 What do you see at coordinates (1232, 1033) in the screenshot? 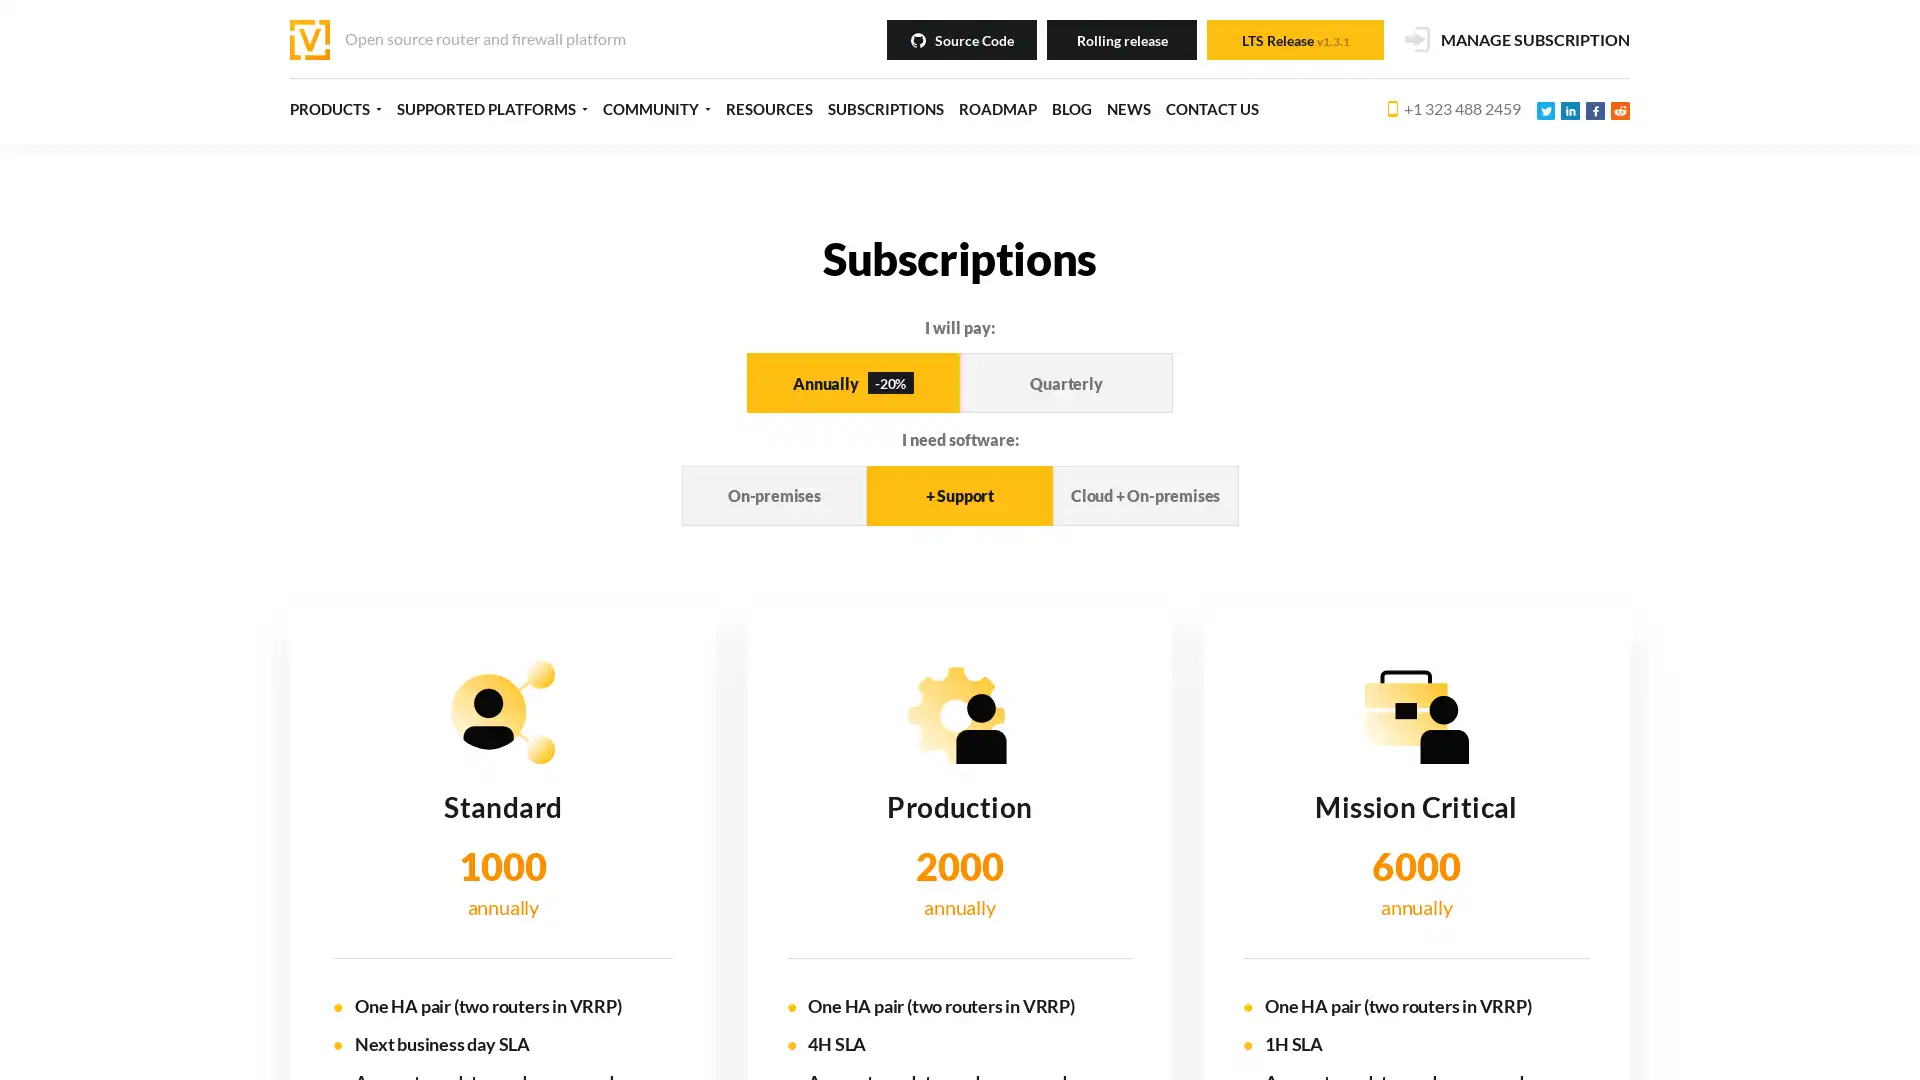
I see `Accept` at bounding box center [1232, 1033].